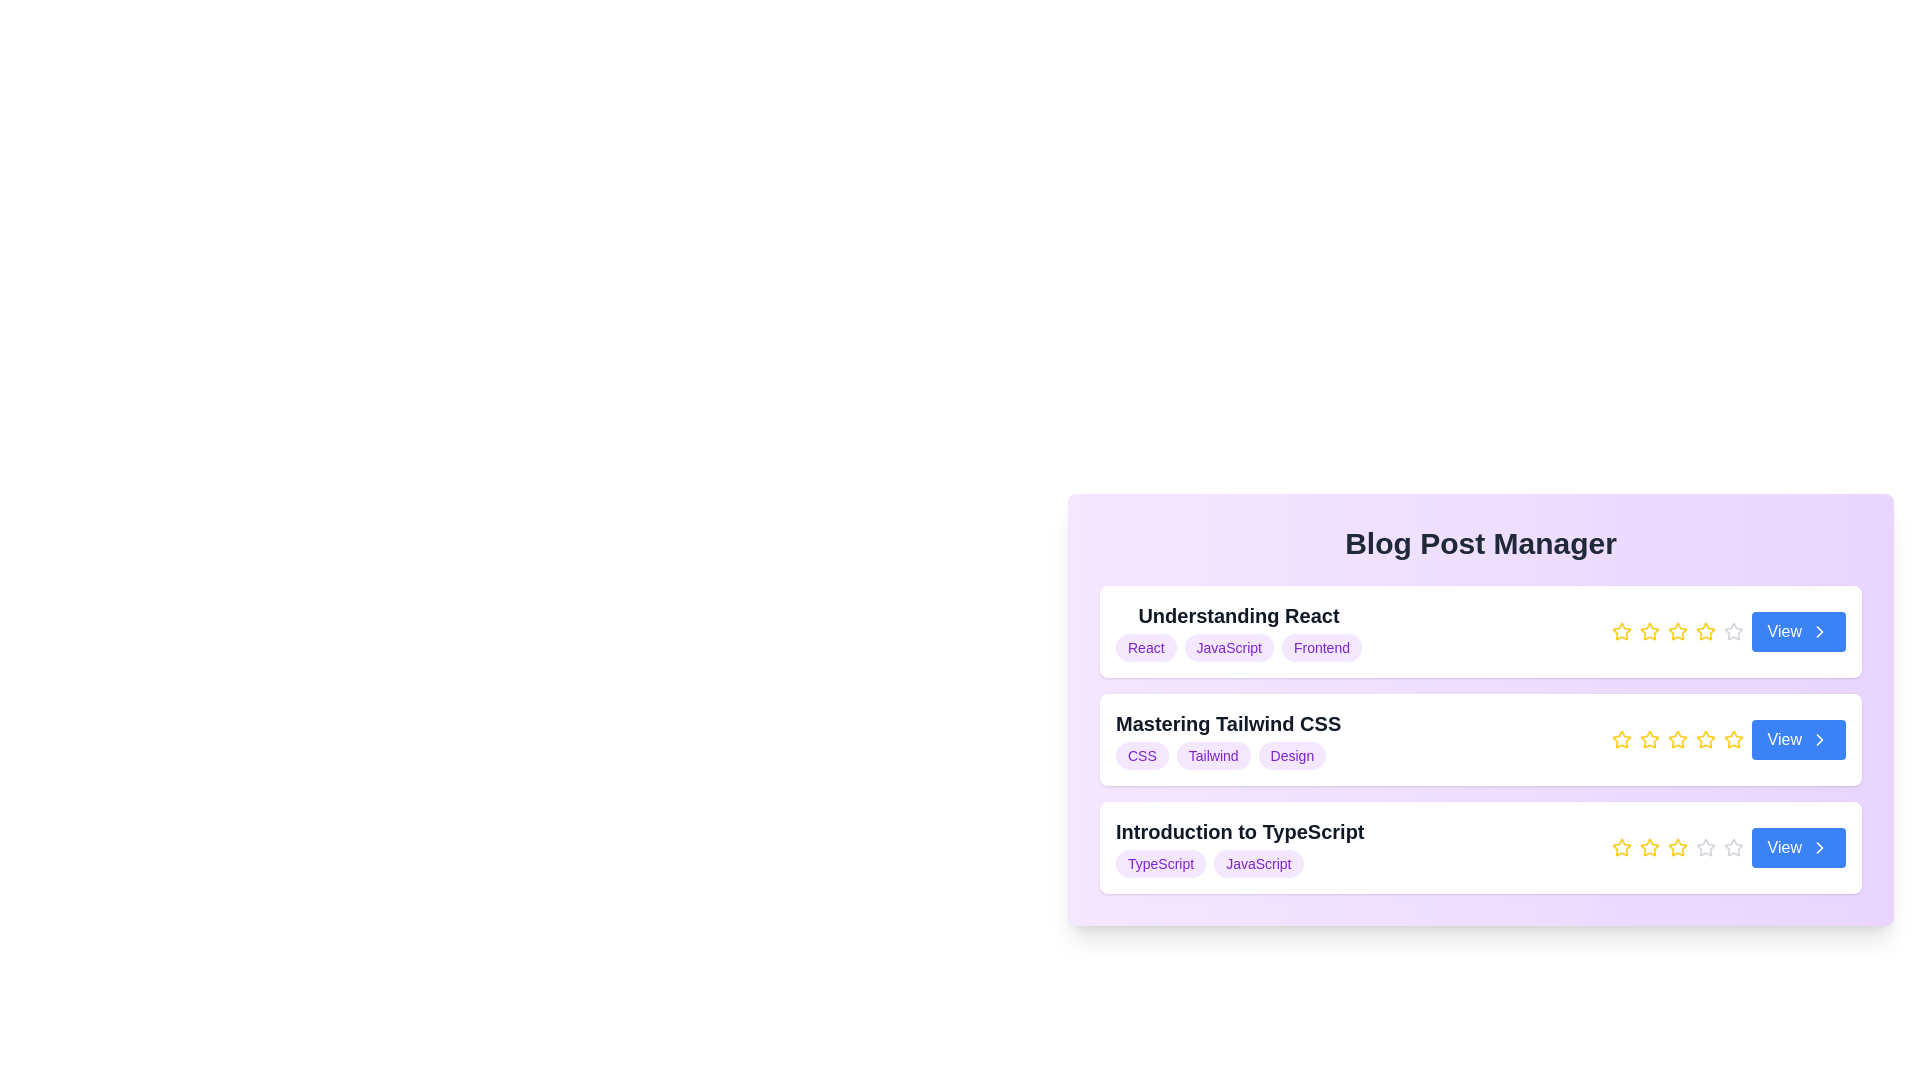 The width and height of the screenshot is (1920, 1080). Describe the element at coordinates (1621, 739) in the screenshot. I see `the third star icon in the list under 'Mastering Tailwind CSS', which is styled with a yellow fill and a white border` at that location.